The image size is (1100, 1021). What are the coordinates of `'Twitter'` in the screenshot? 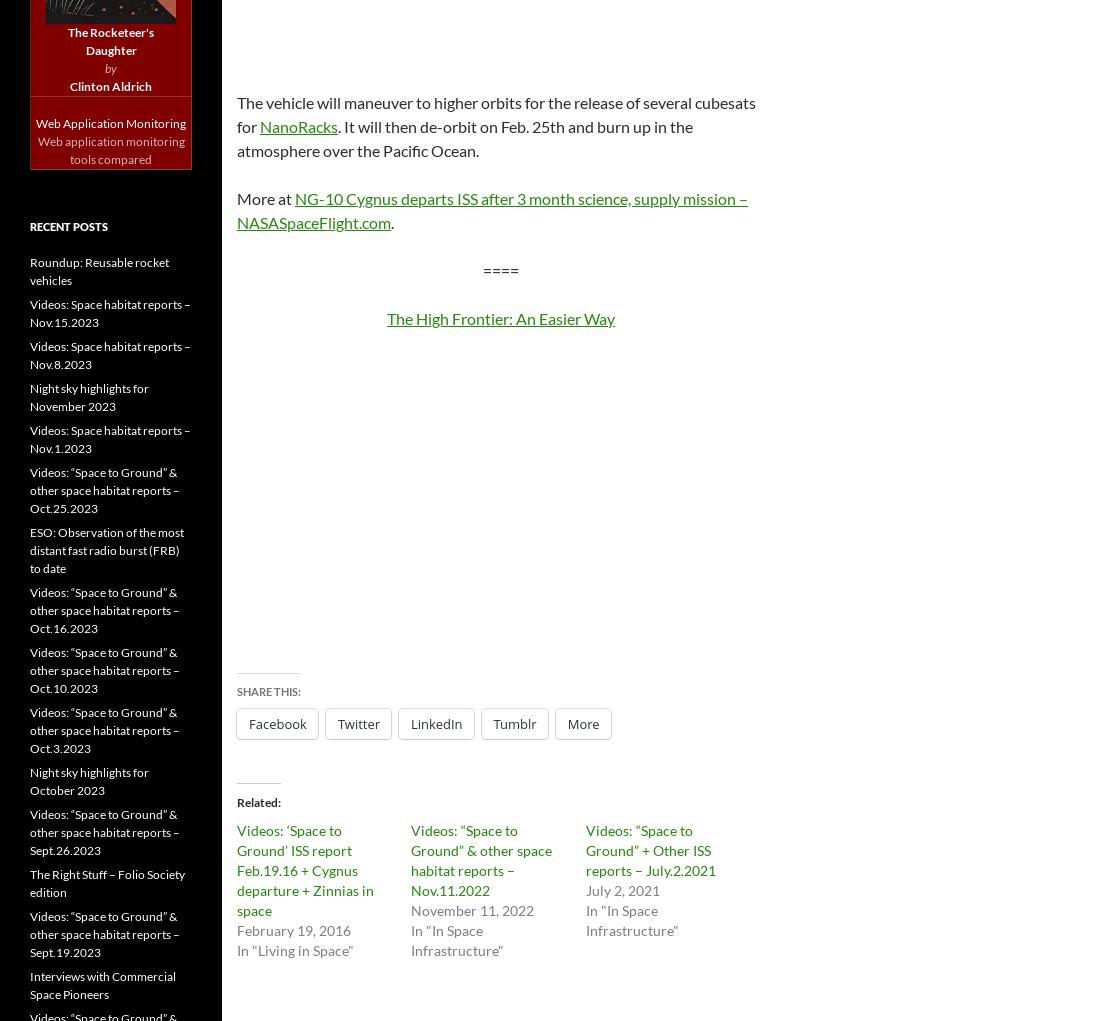 It's located at (358, 721).